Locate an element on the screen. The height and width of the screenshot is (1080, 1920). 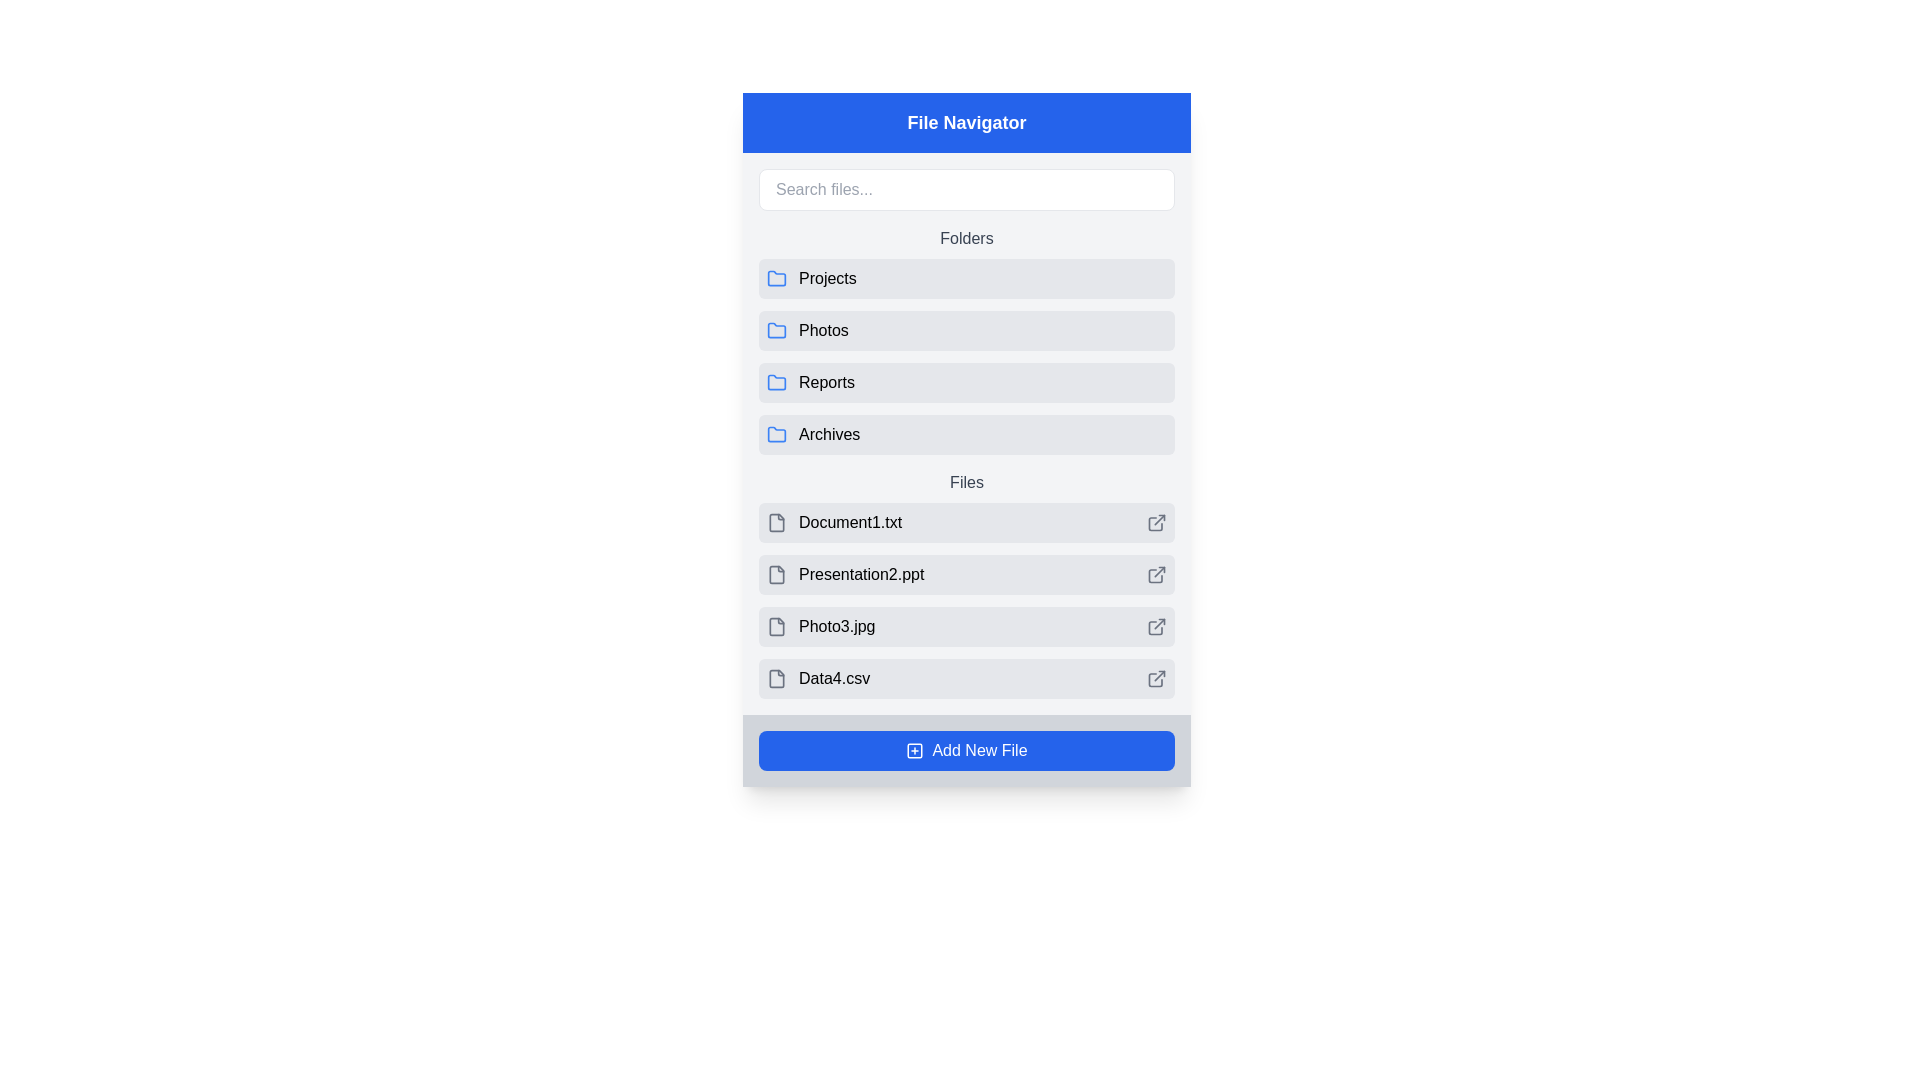
the file document icon located in the 'Files' section, next to the text 'Presentation2.ppt' is located at coordinates (776, 574).